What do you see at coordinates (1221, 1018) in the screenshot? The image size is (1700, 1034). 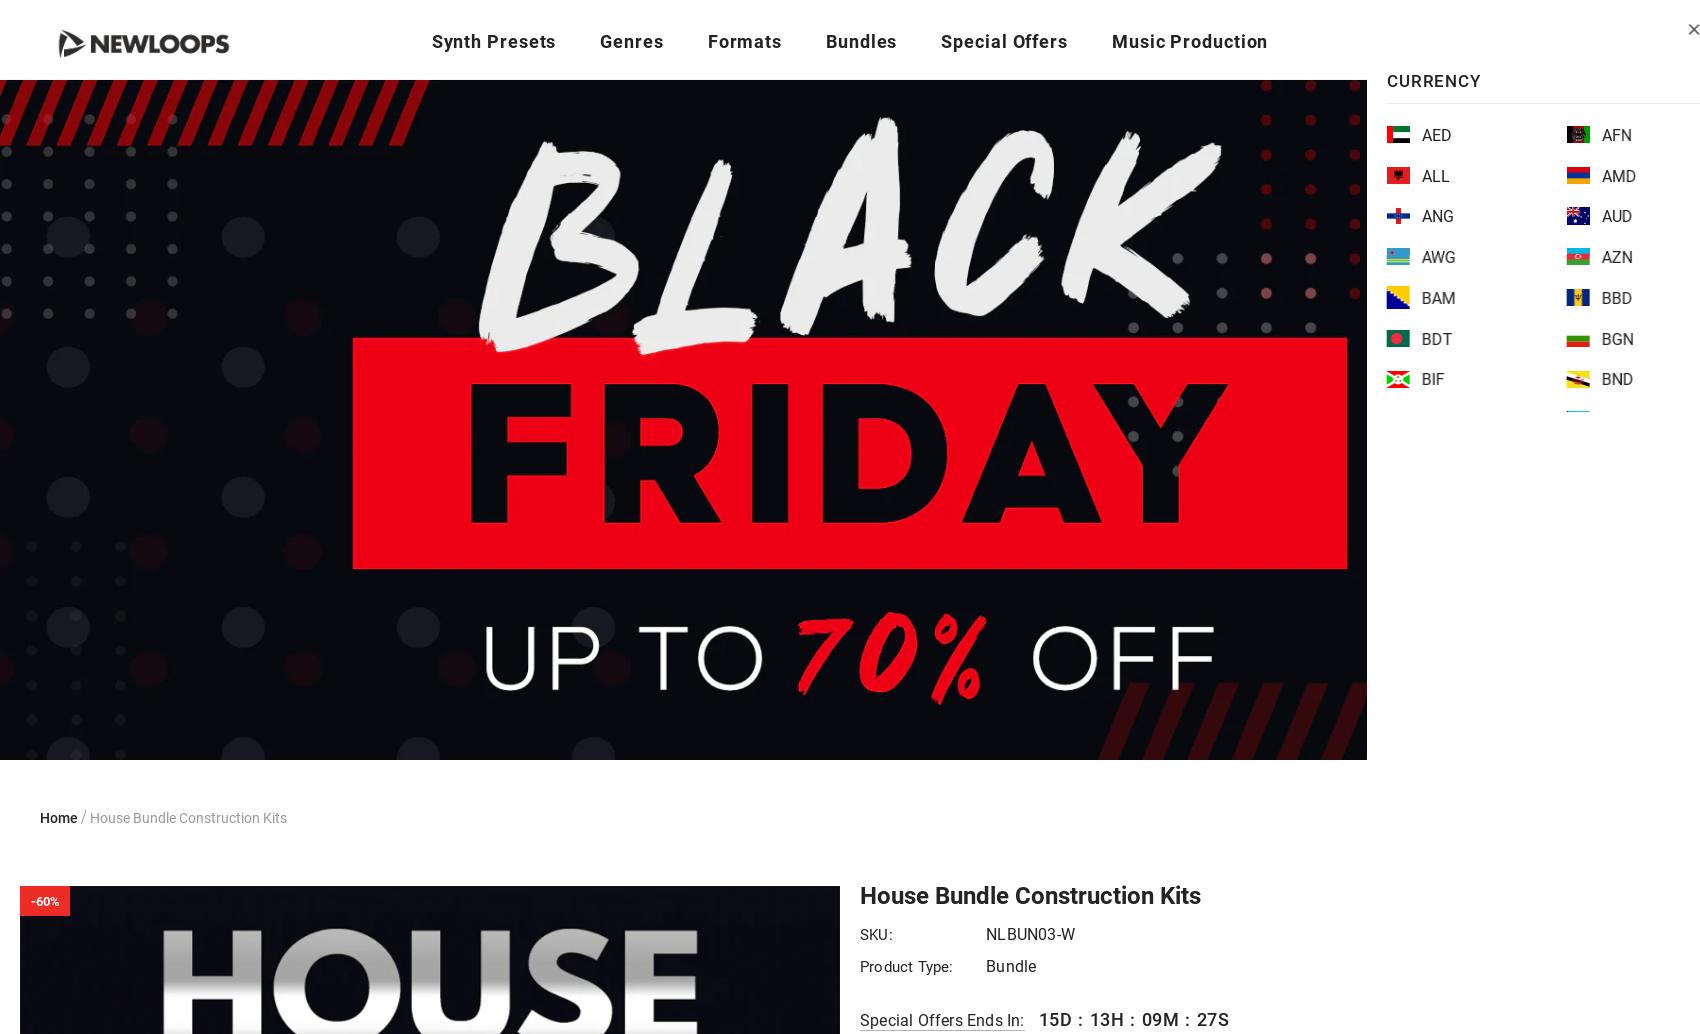 I see `'S'` at bounding box center [1221, 1018].